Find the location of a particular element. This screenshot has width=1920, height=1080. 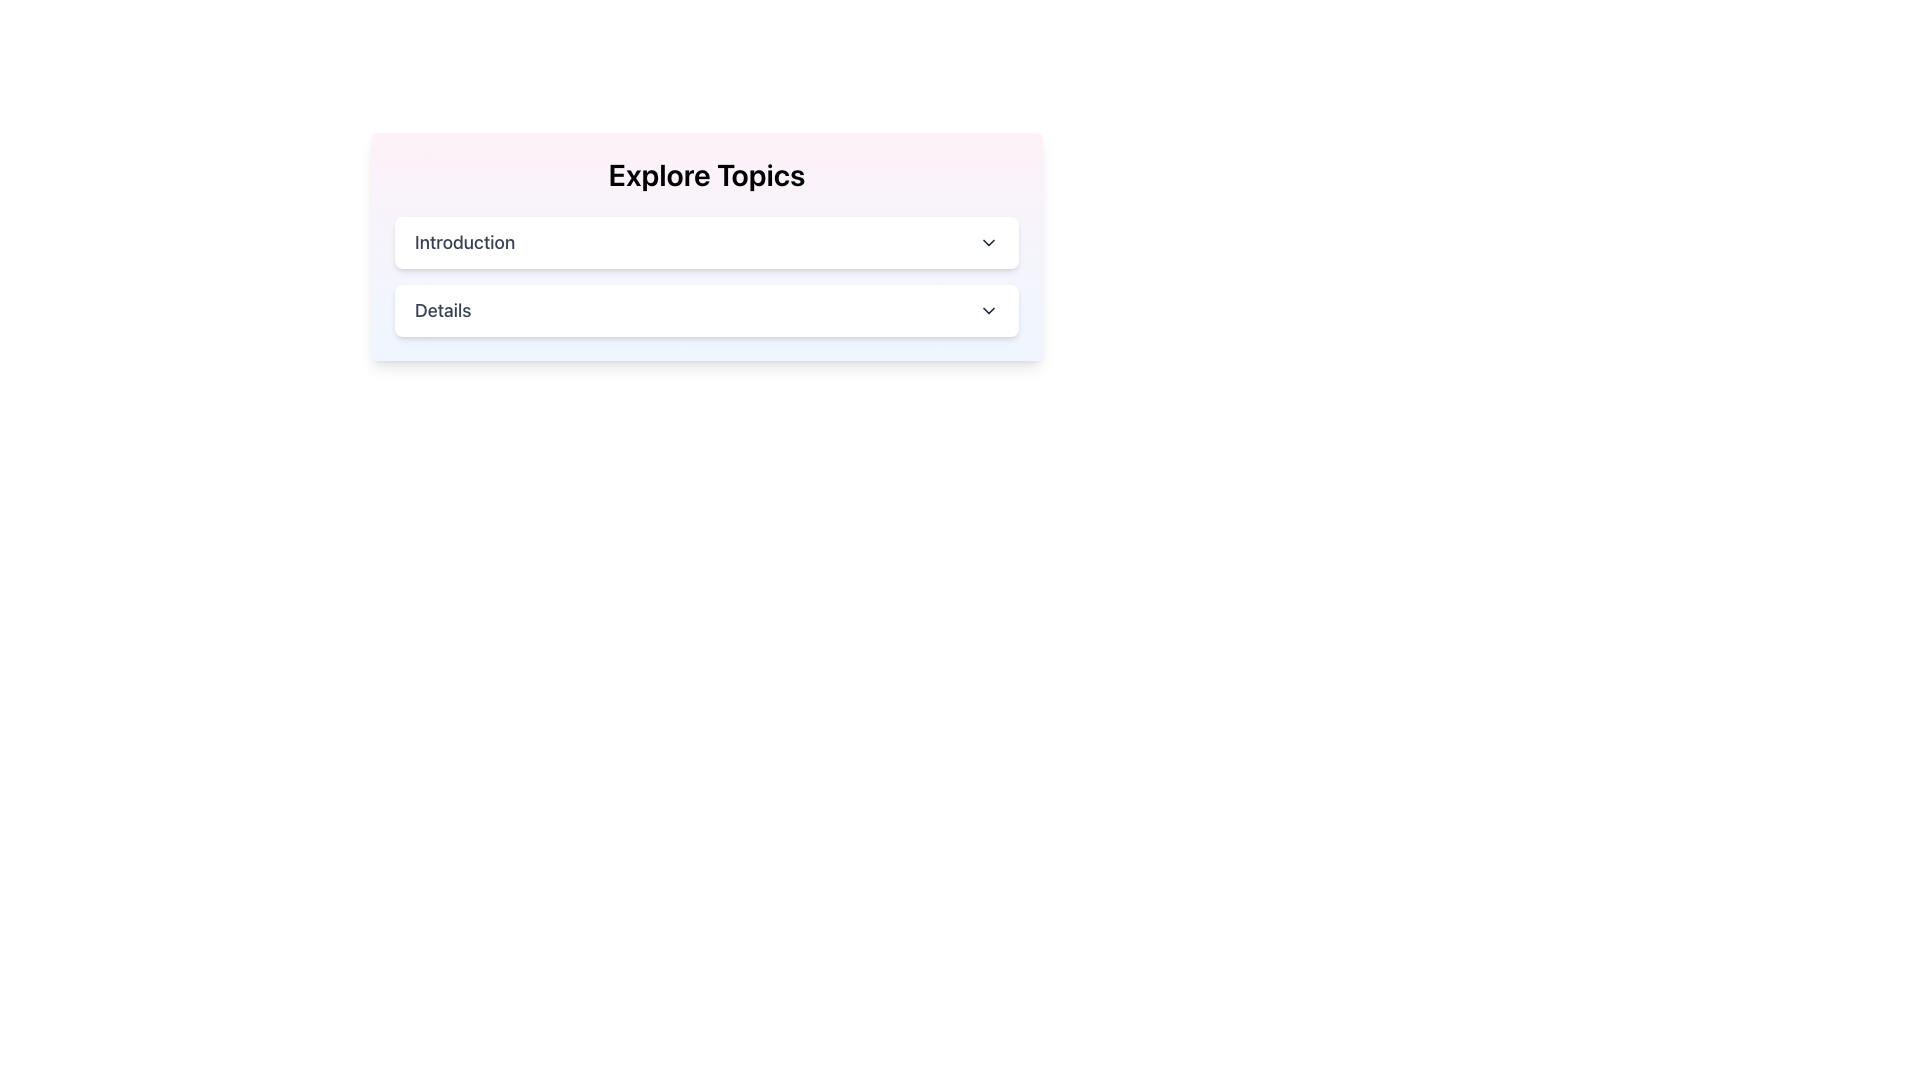

the chevron icon located at the right end of the 'Details' section is located at coordinates (988, 311).